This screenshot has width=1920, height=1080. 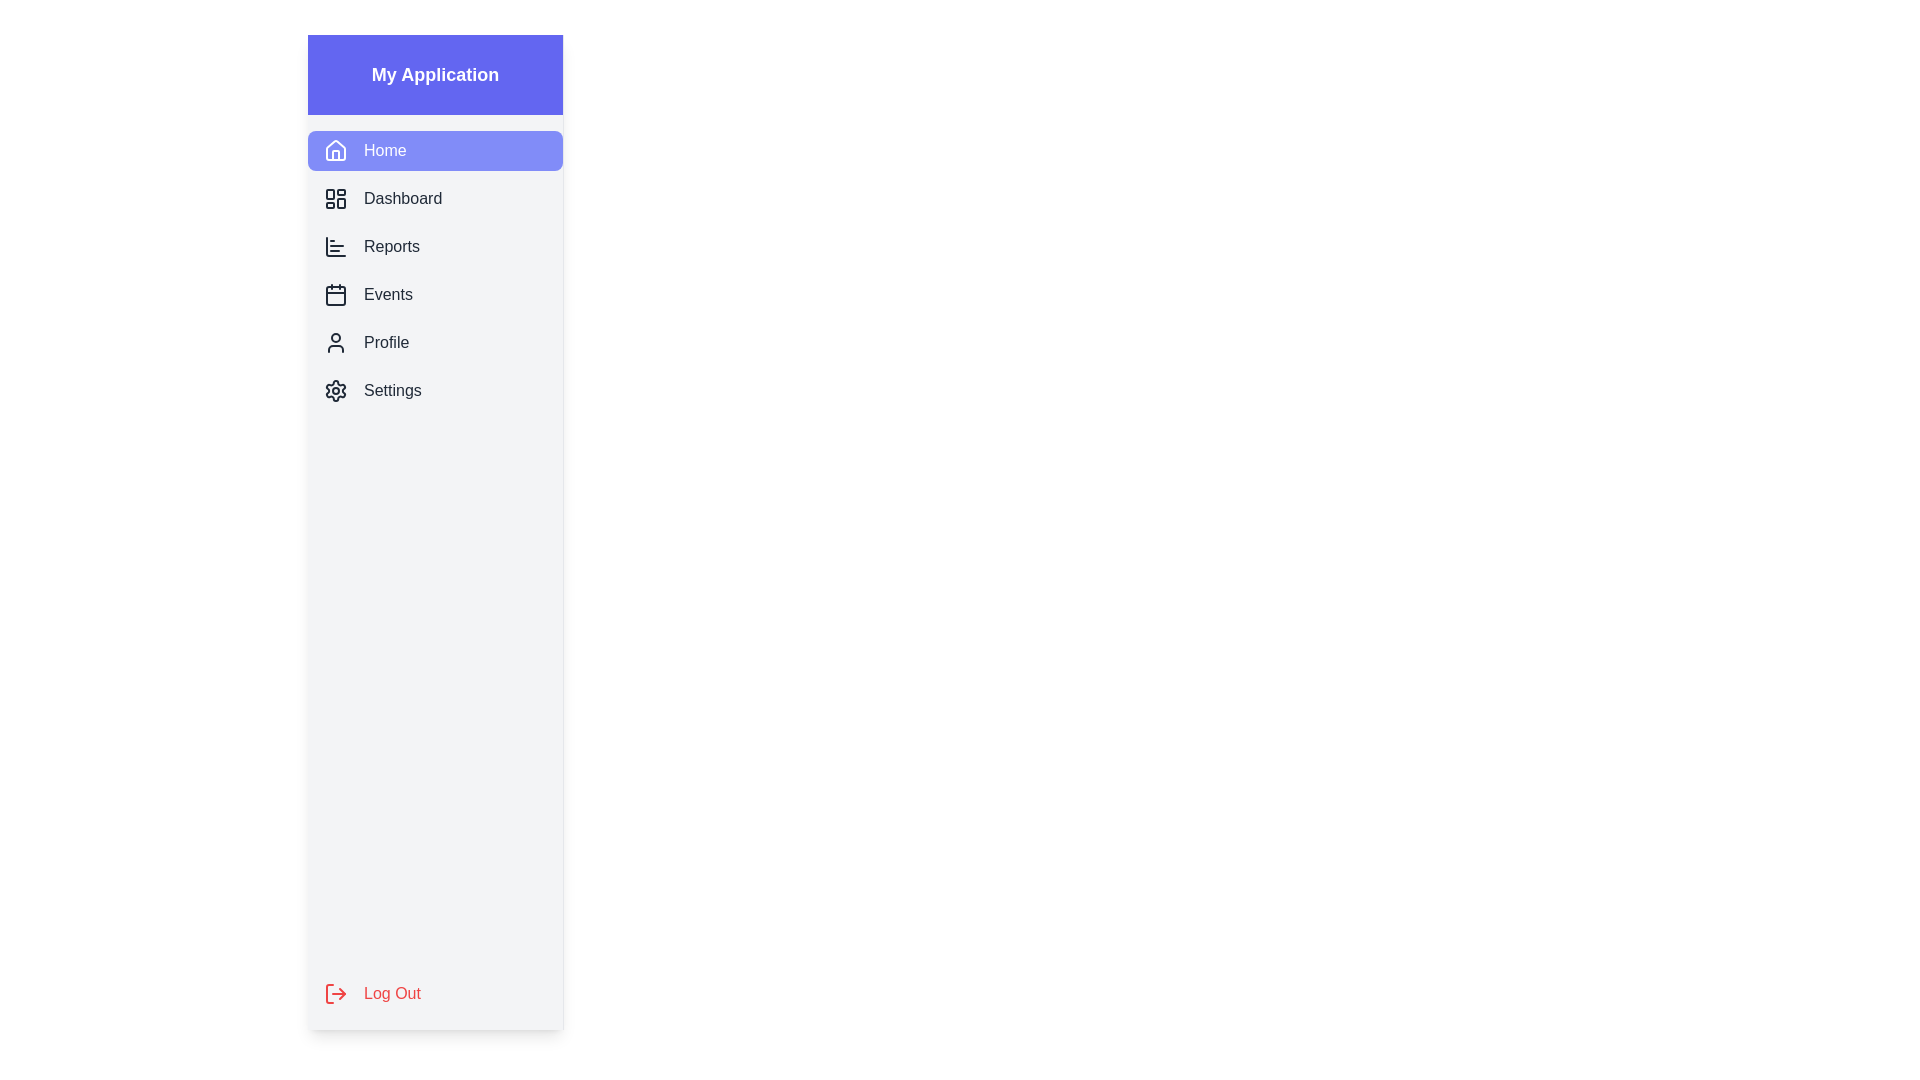 What do you see at coordinates (388, 294) in the screenshot?
I see `the 'Events' text label in the vertical navigation menu, which is the fourth entry below 'Reports' and above 'Profile'` at bounding box center [388, 294].